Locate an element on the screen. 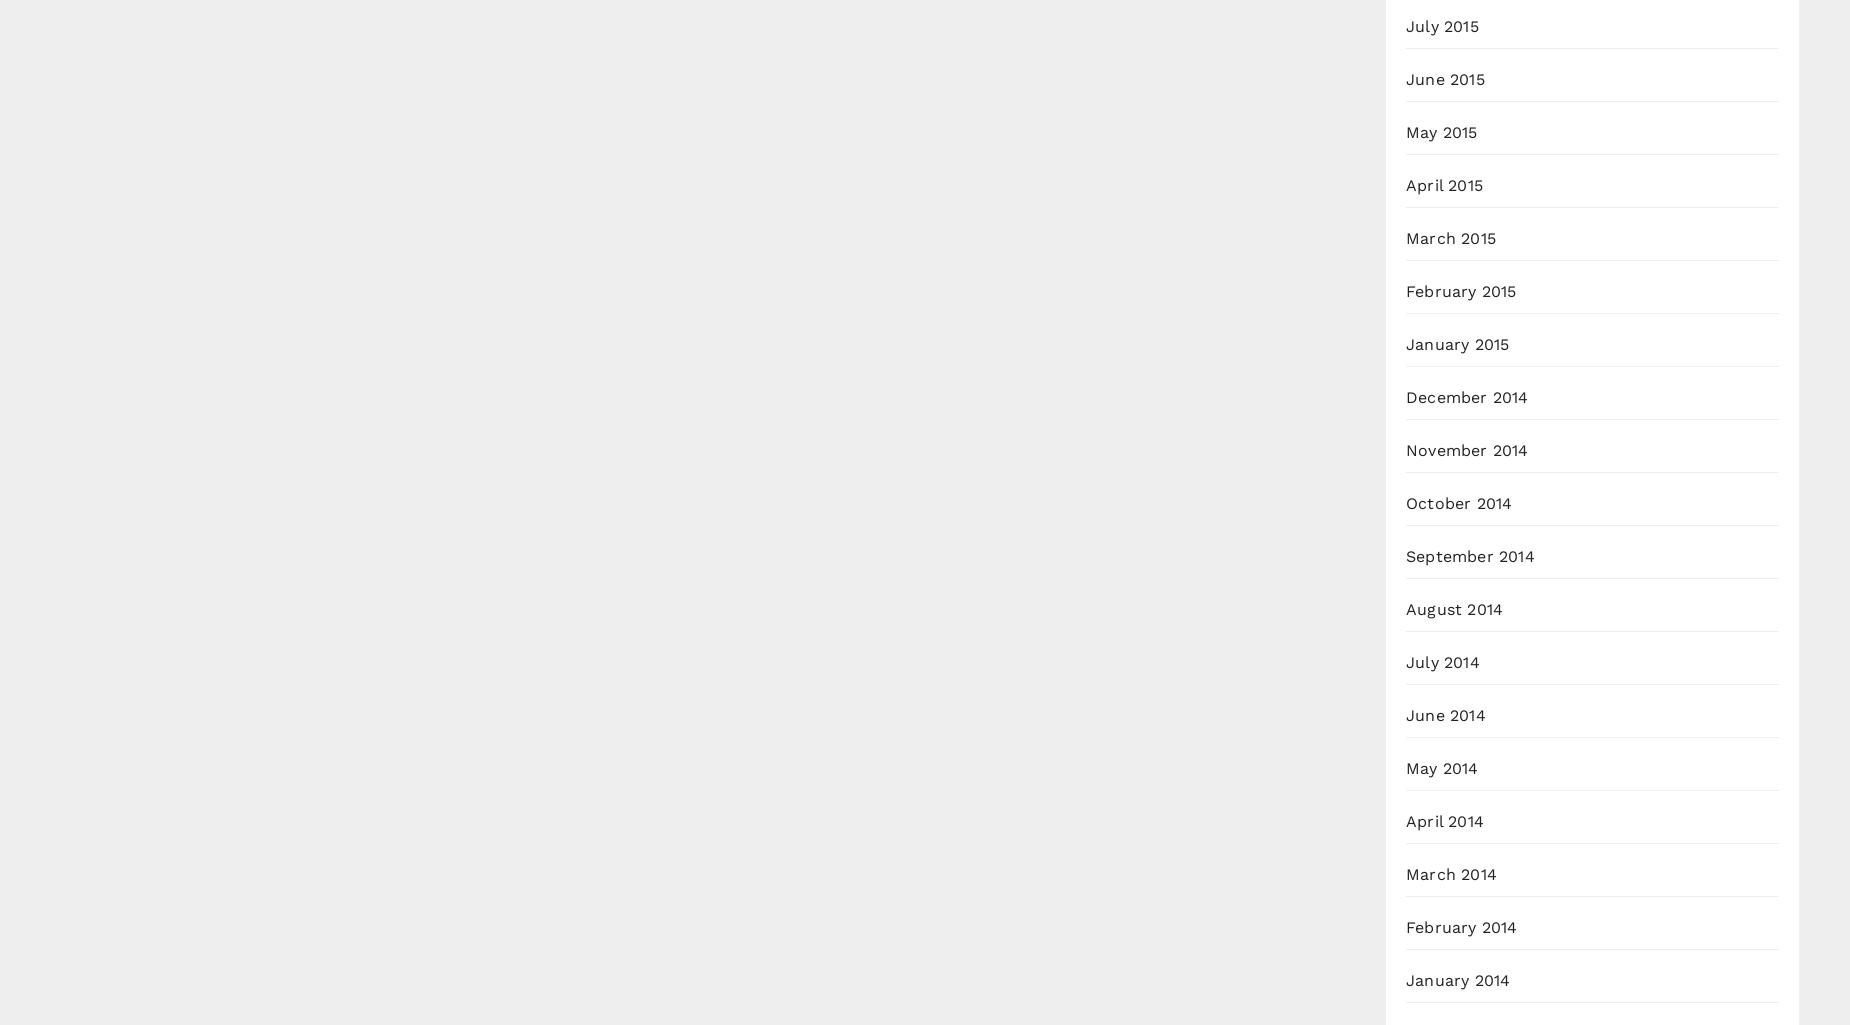  'January 2014' is located at coordinates (1457, 979).